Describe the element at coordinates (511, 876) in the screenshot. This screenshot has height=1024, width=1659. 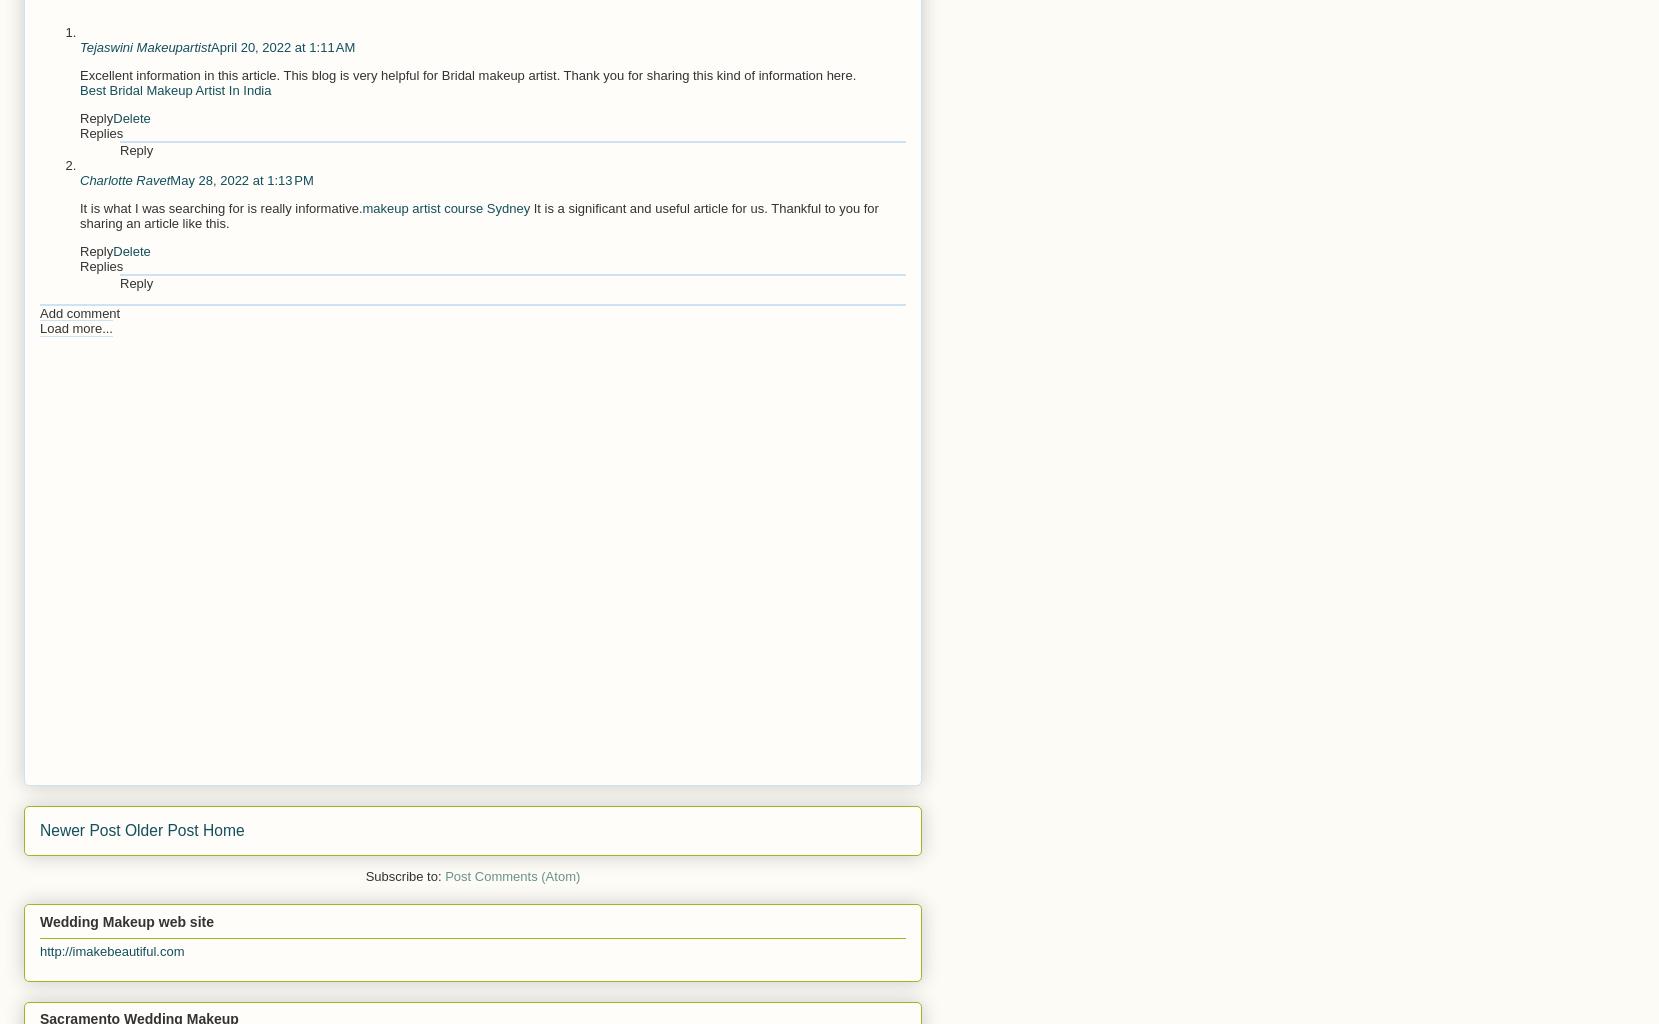
I see `'Post Comments (Atom)'` at that location.